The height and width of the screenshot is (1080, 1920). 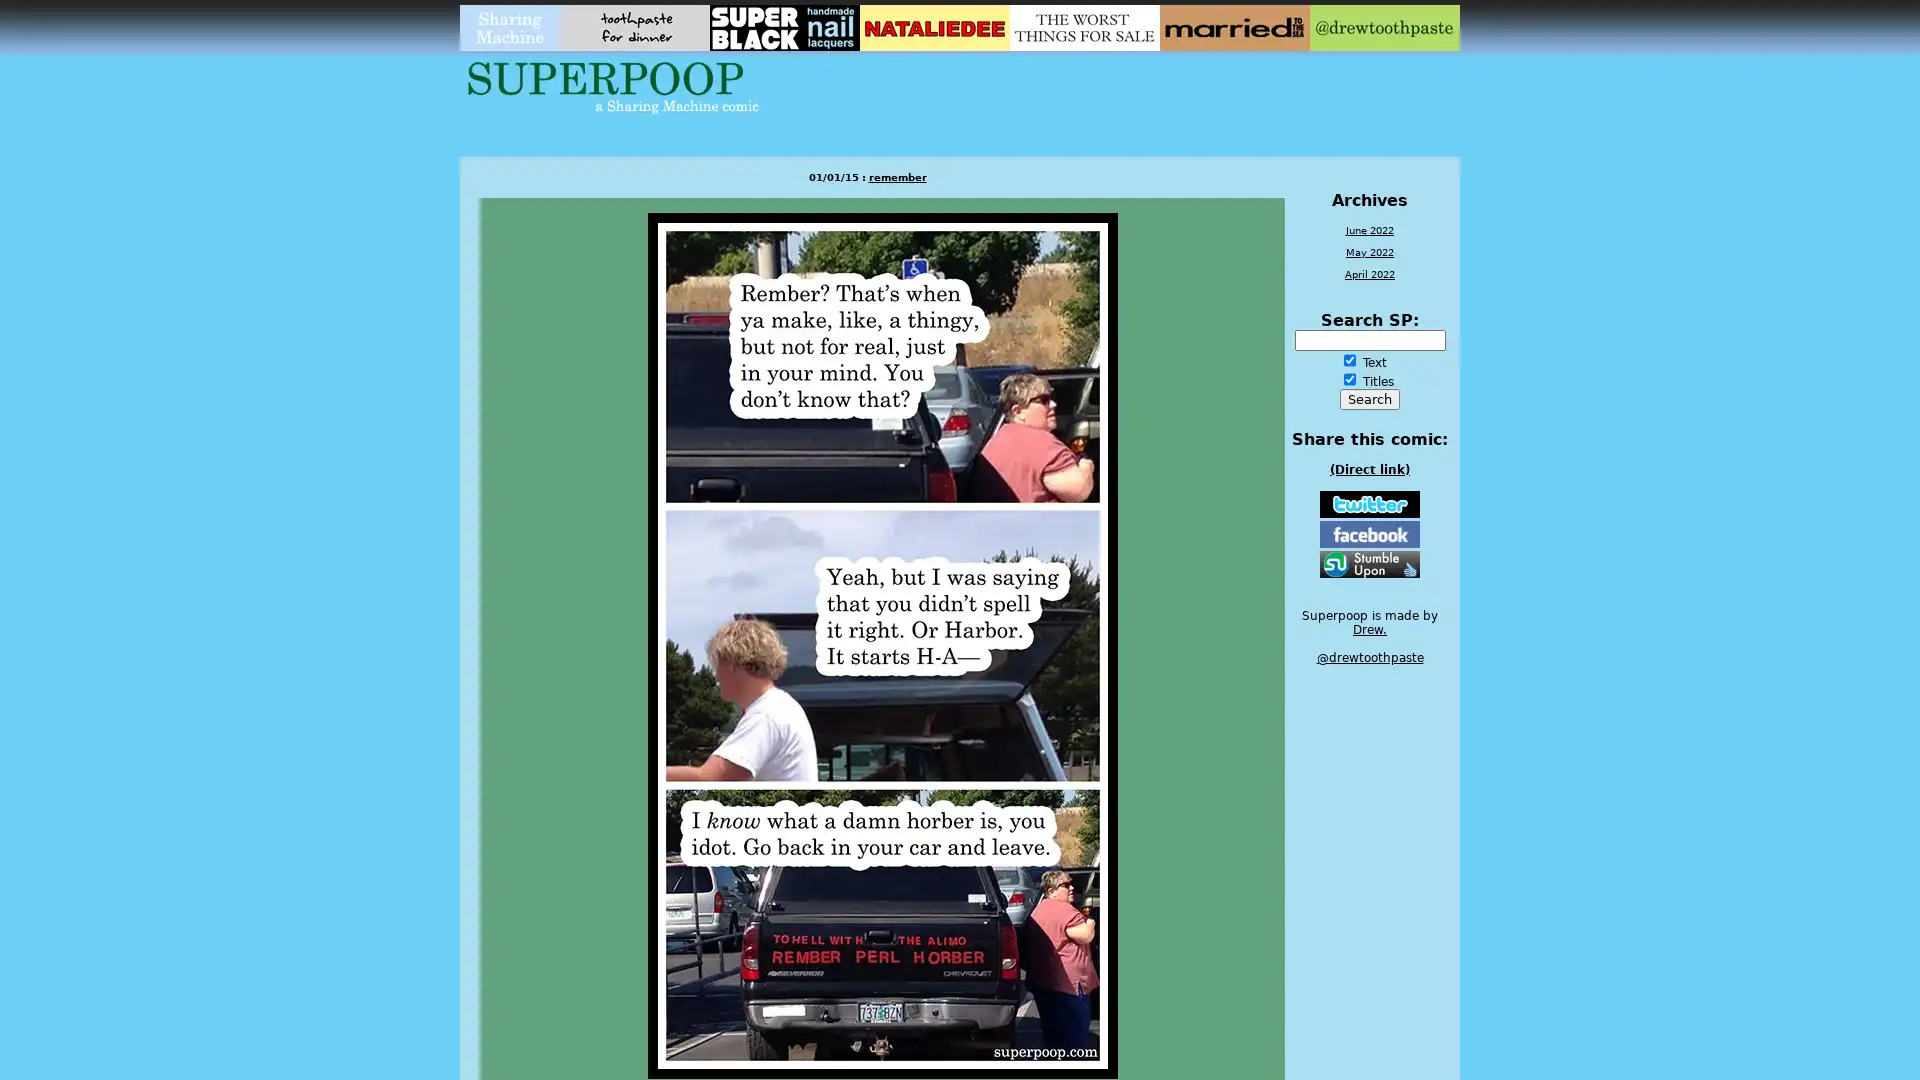 What do you see at coordinates (1368, 399) in the screenshot?
I see `Search` at bounding box center [1368, 399].